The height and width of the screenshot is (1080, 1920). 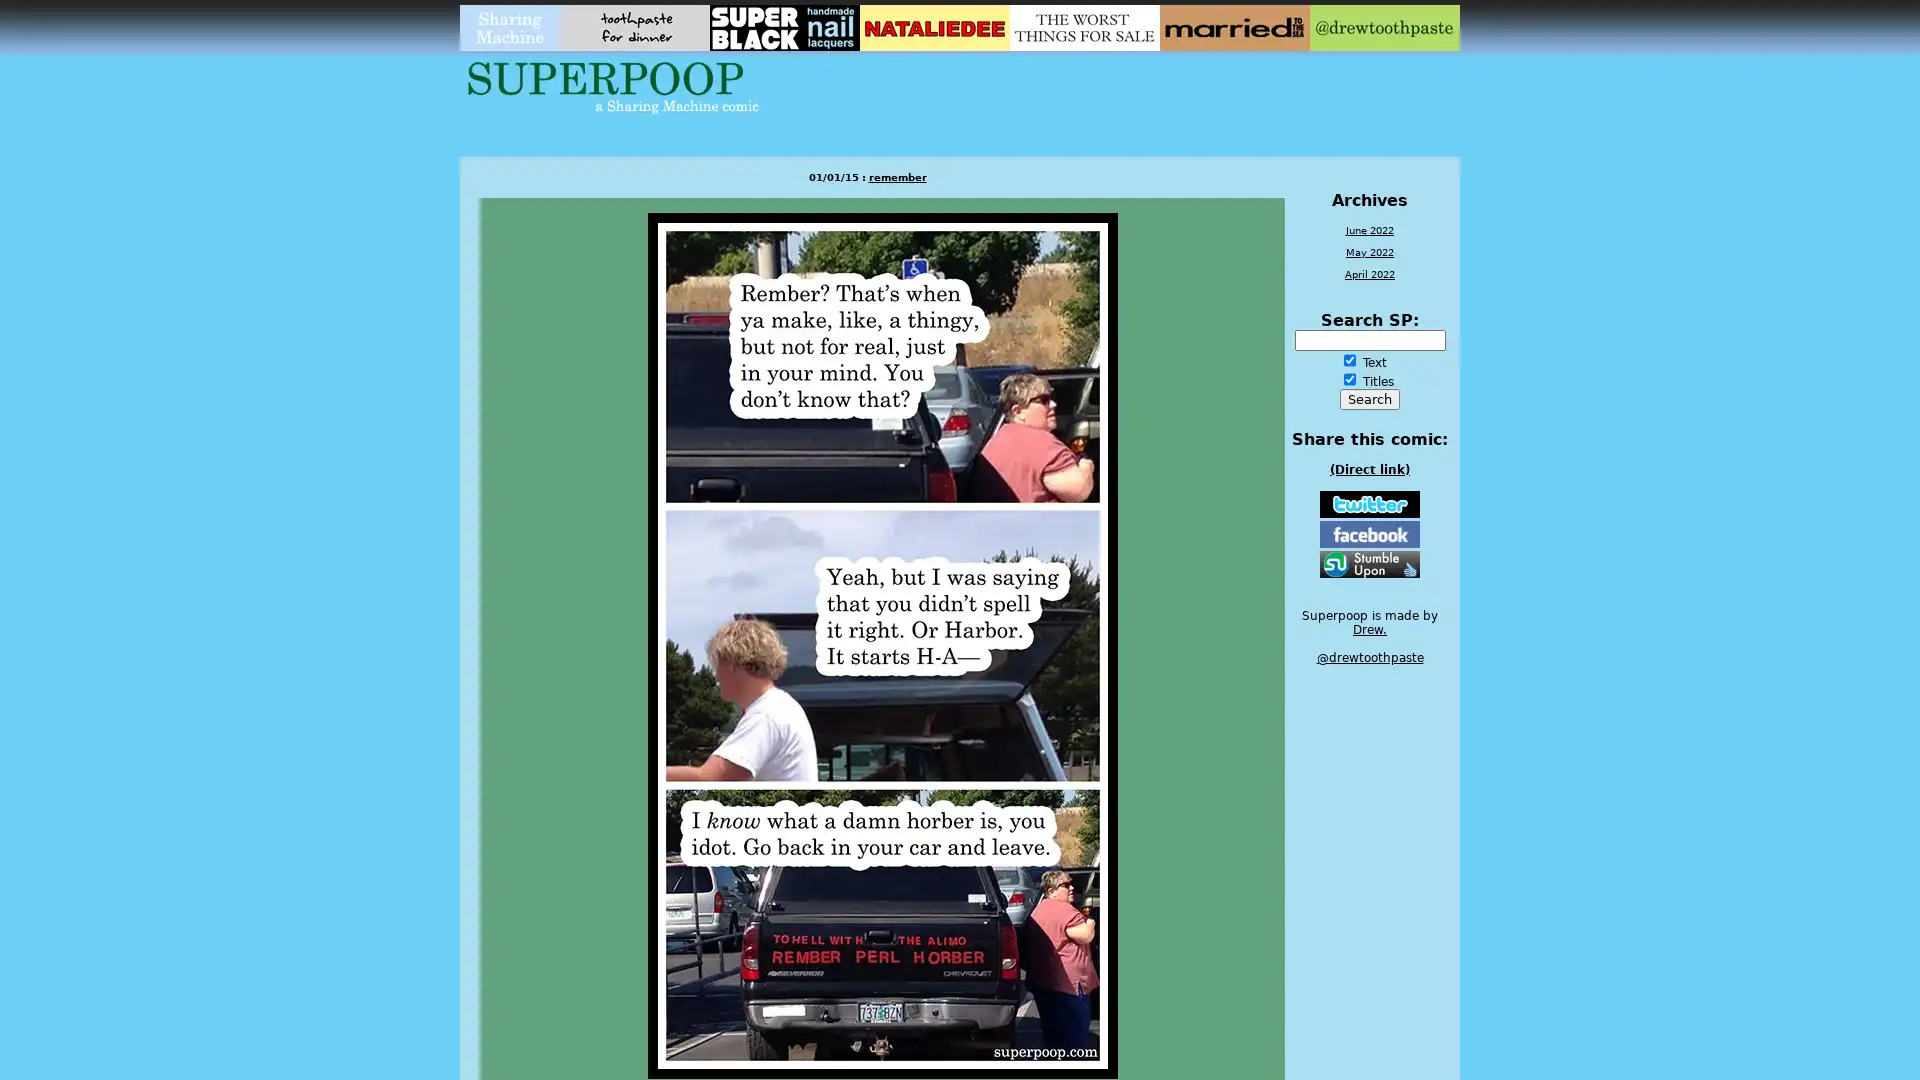 What do you see at coordinates (1368, 399) in the screenshot?
I see `Search` at bounding box center [1368, 399].